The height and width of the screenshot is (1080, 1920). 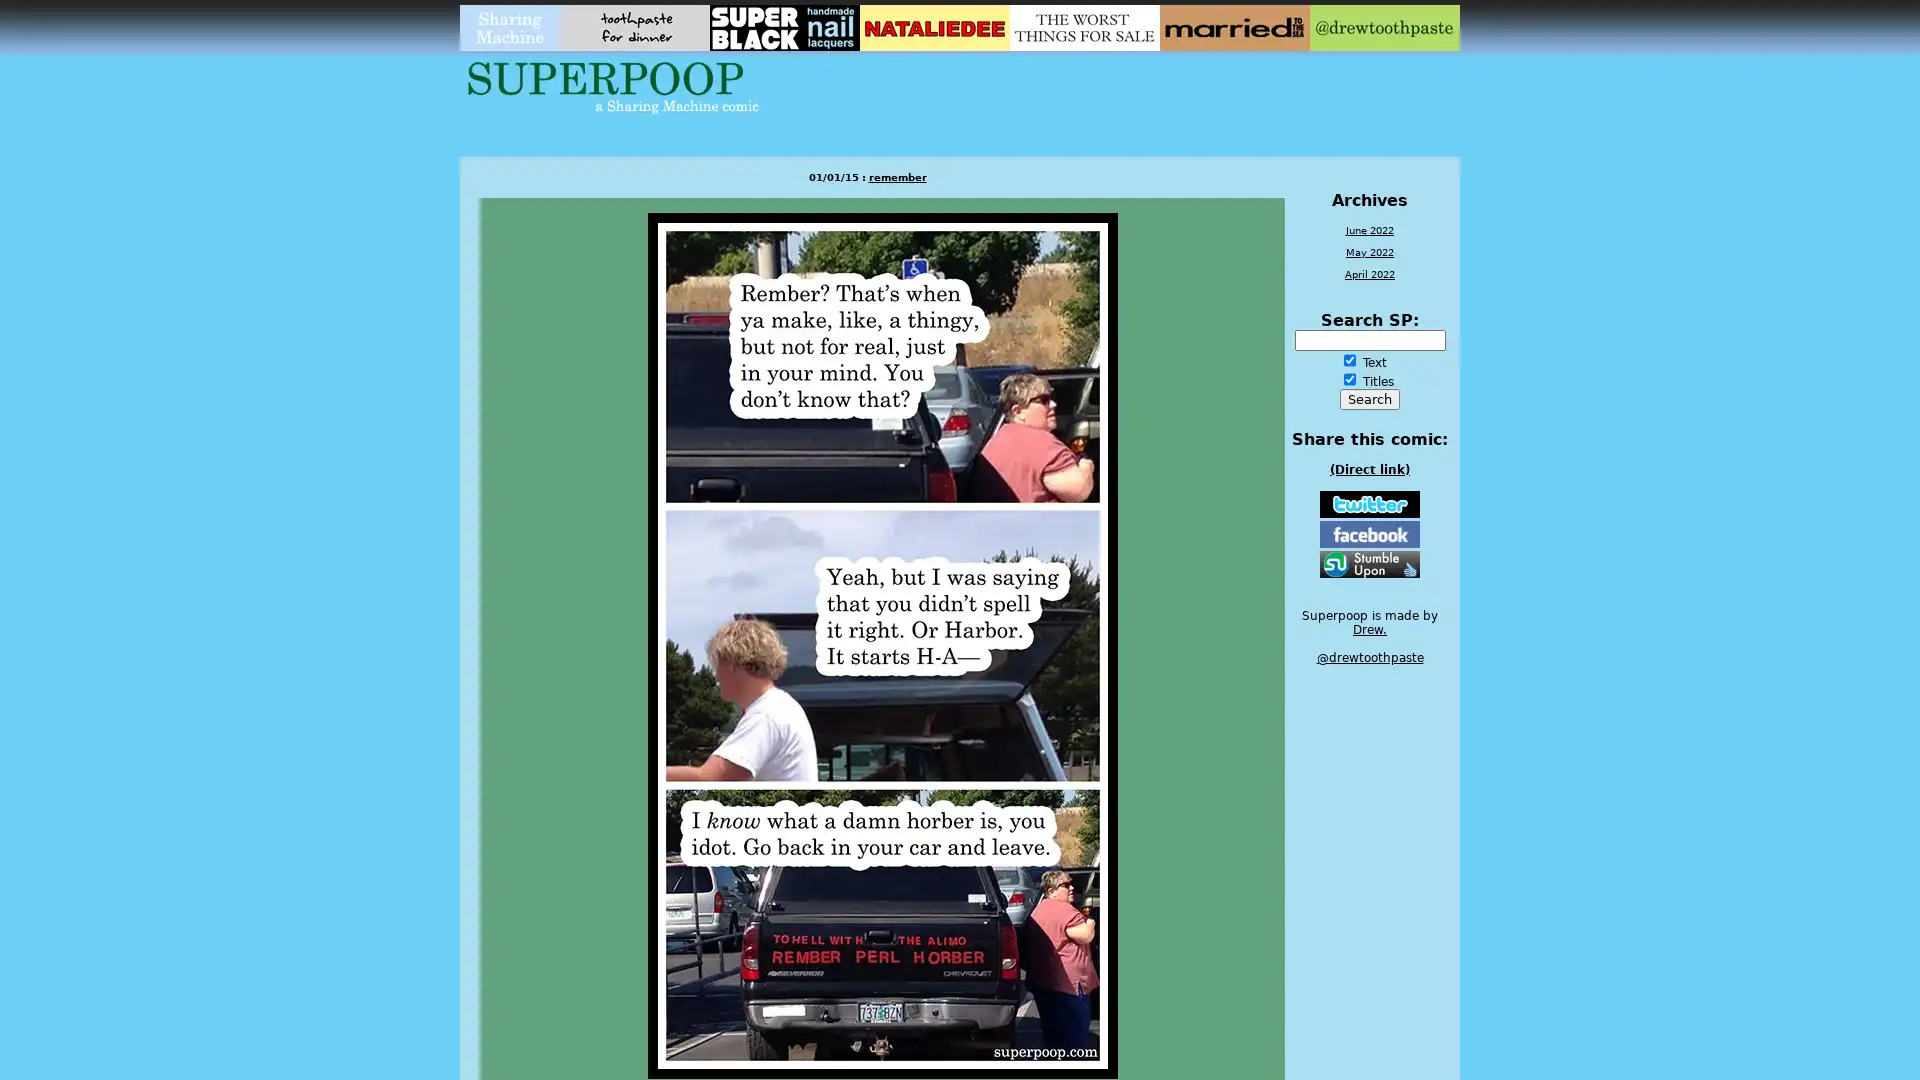 What do you see at coordinates (1368, 399) in the screenshot?
I see `Search` at bounding box center [1368, 399].